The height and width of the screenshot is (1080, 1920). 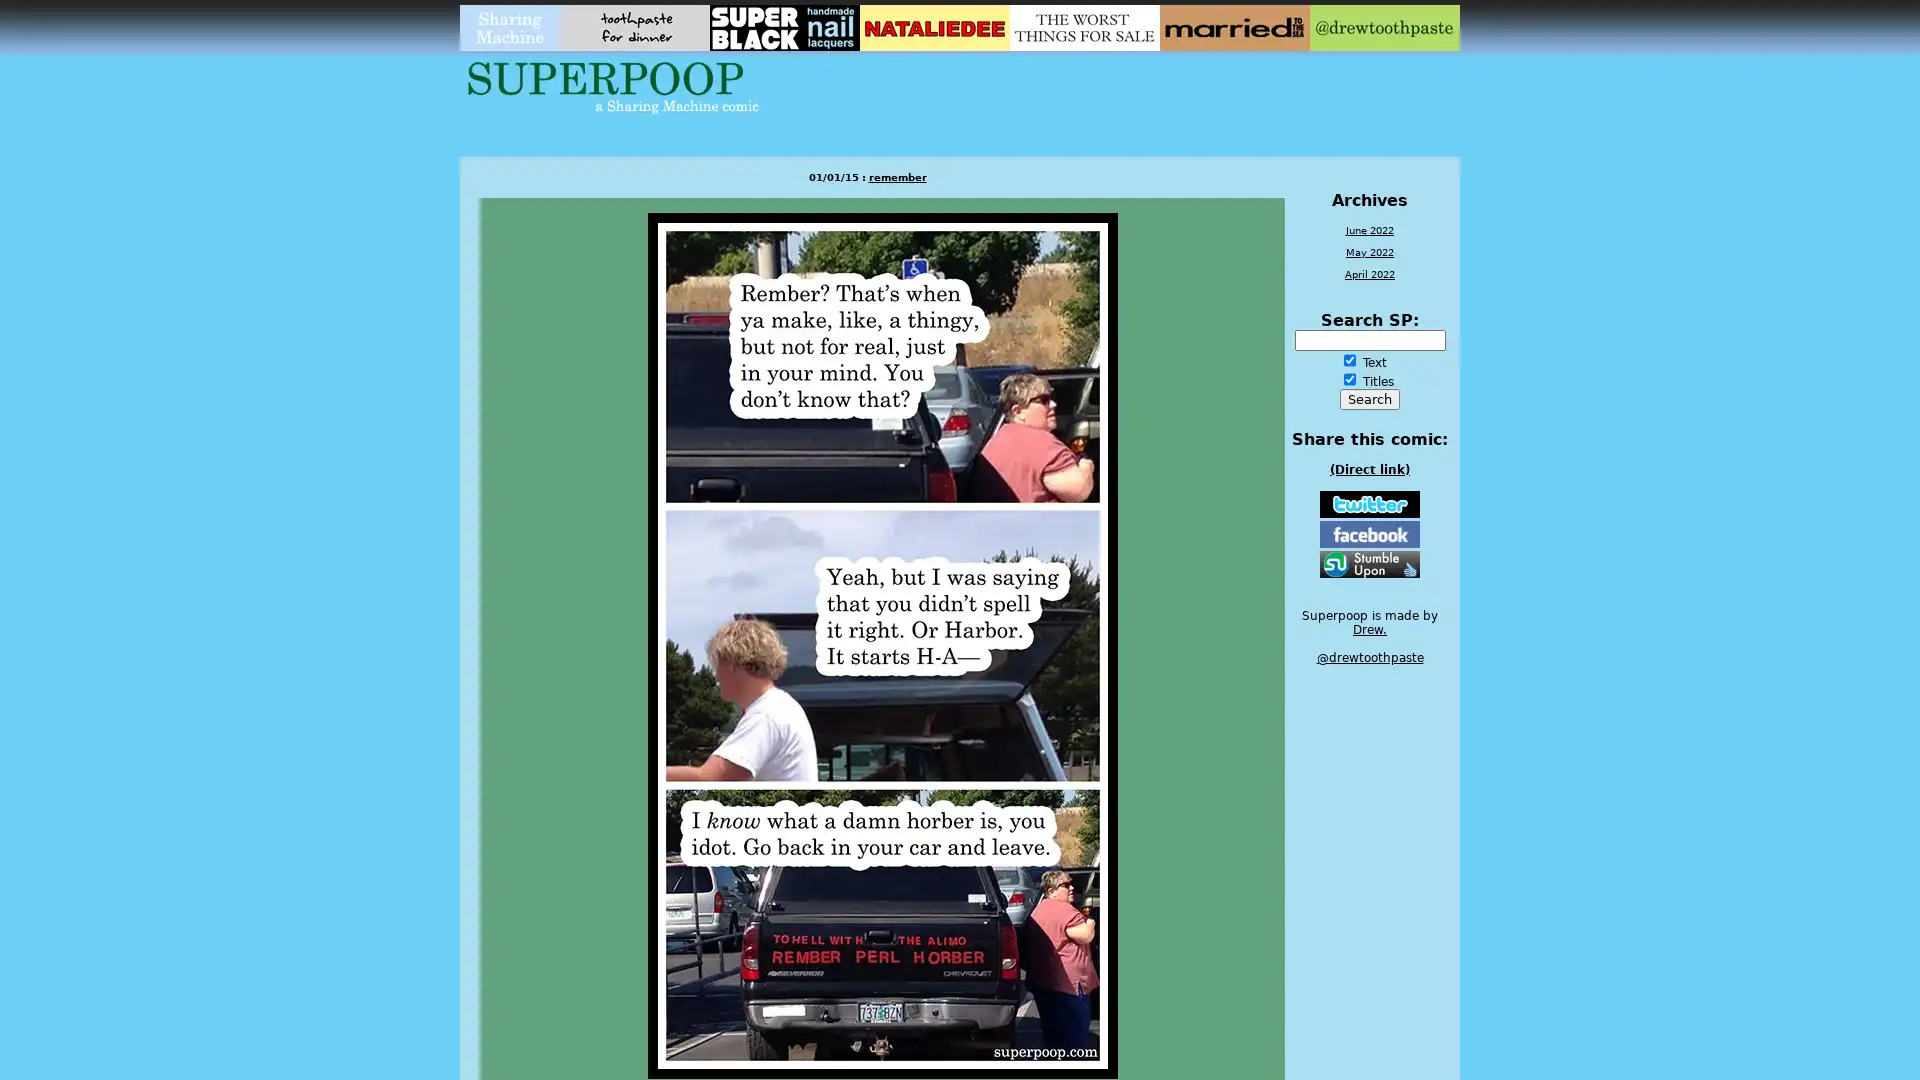 What do you see at coordinates (1368, 399) in the screenshot?
I see `Search` at bounding box center [1368, 399].